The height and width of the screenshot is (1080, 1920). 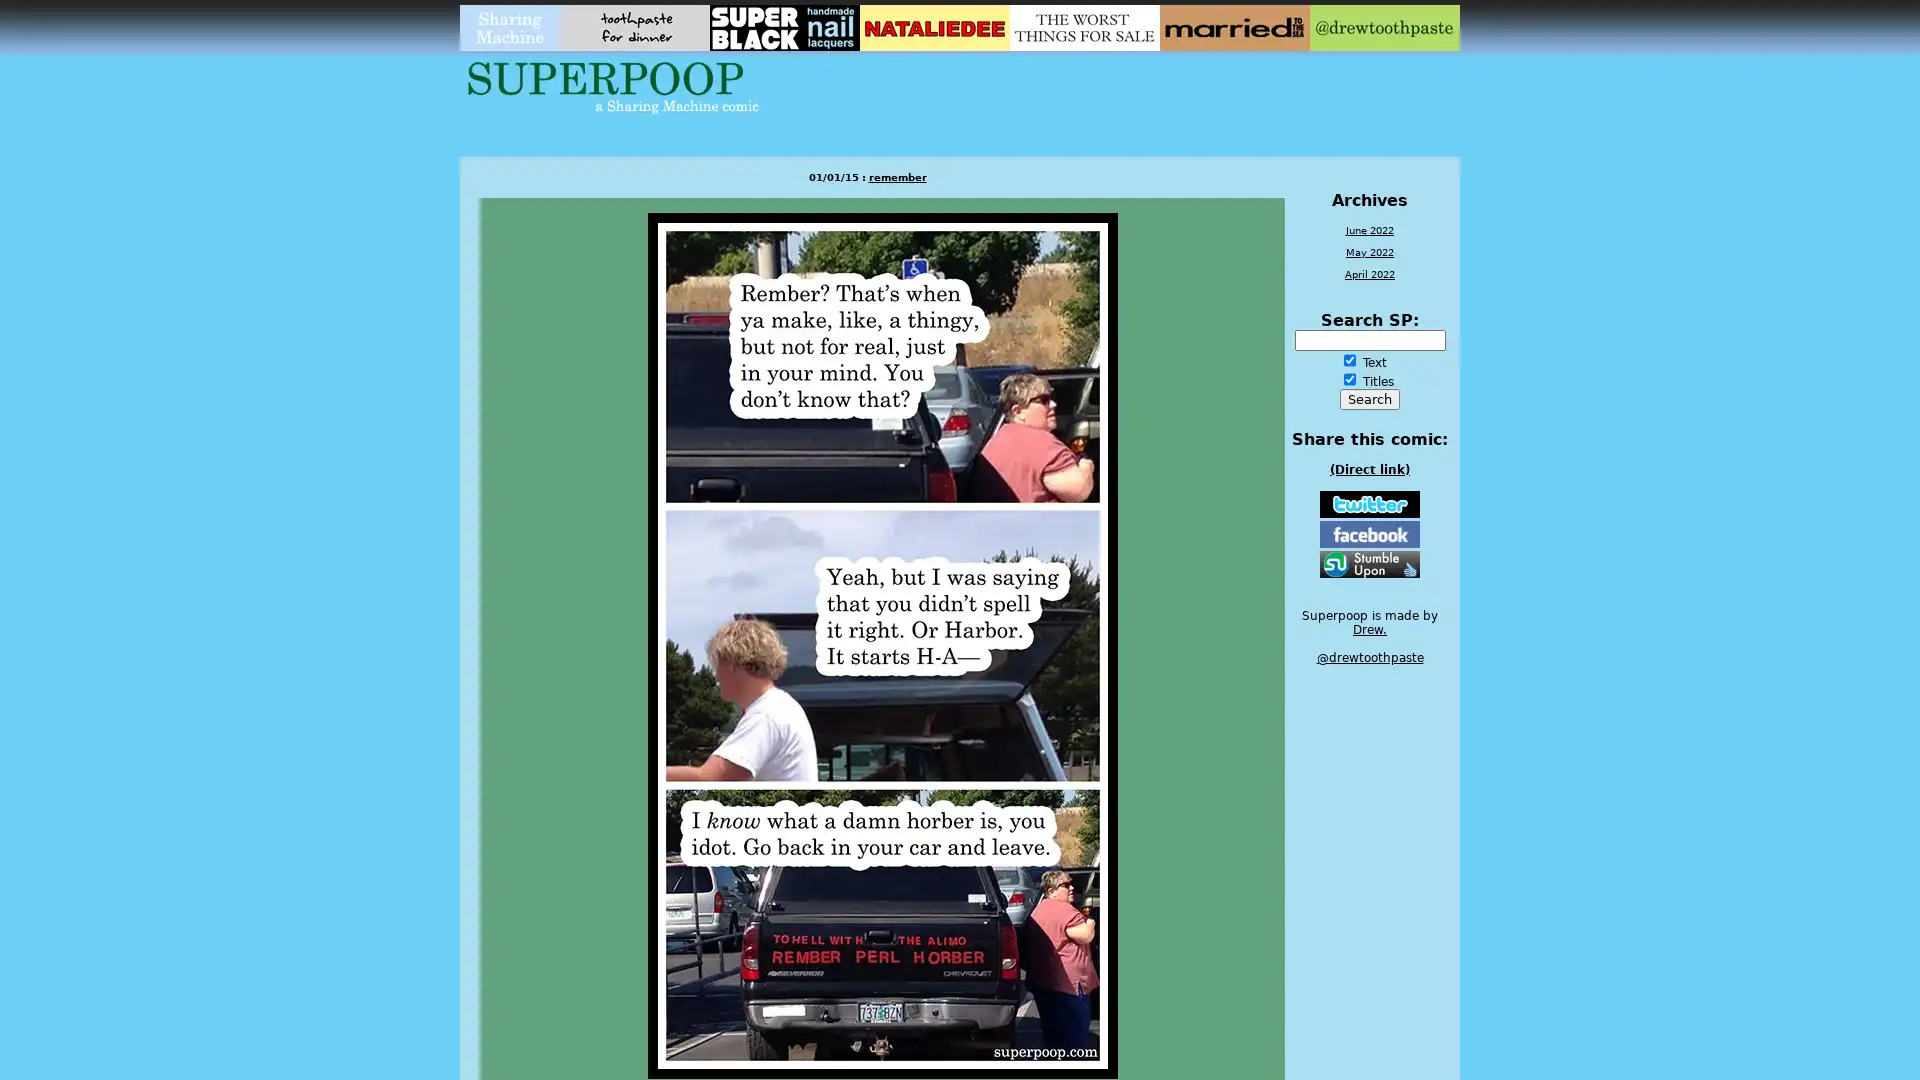 What do you see at coordinates (1368, 399) in the screenshot?
I see `Search` at bounding box center [1368, 399].